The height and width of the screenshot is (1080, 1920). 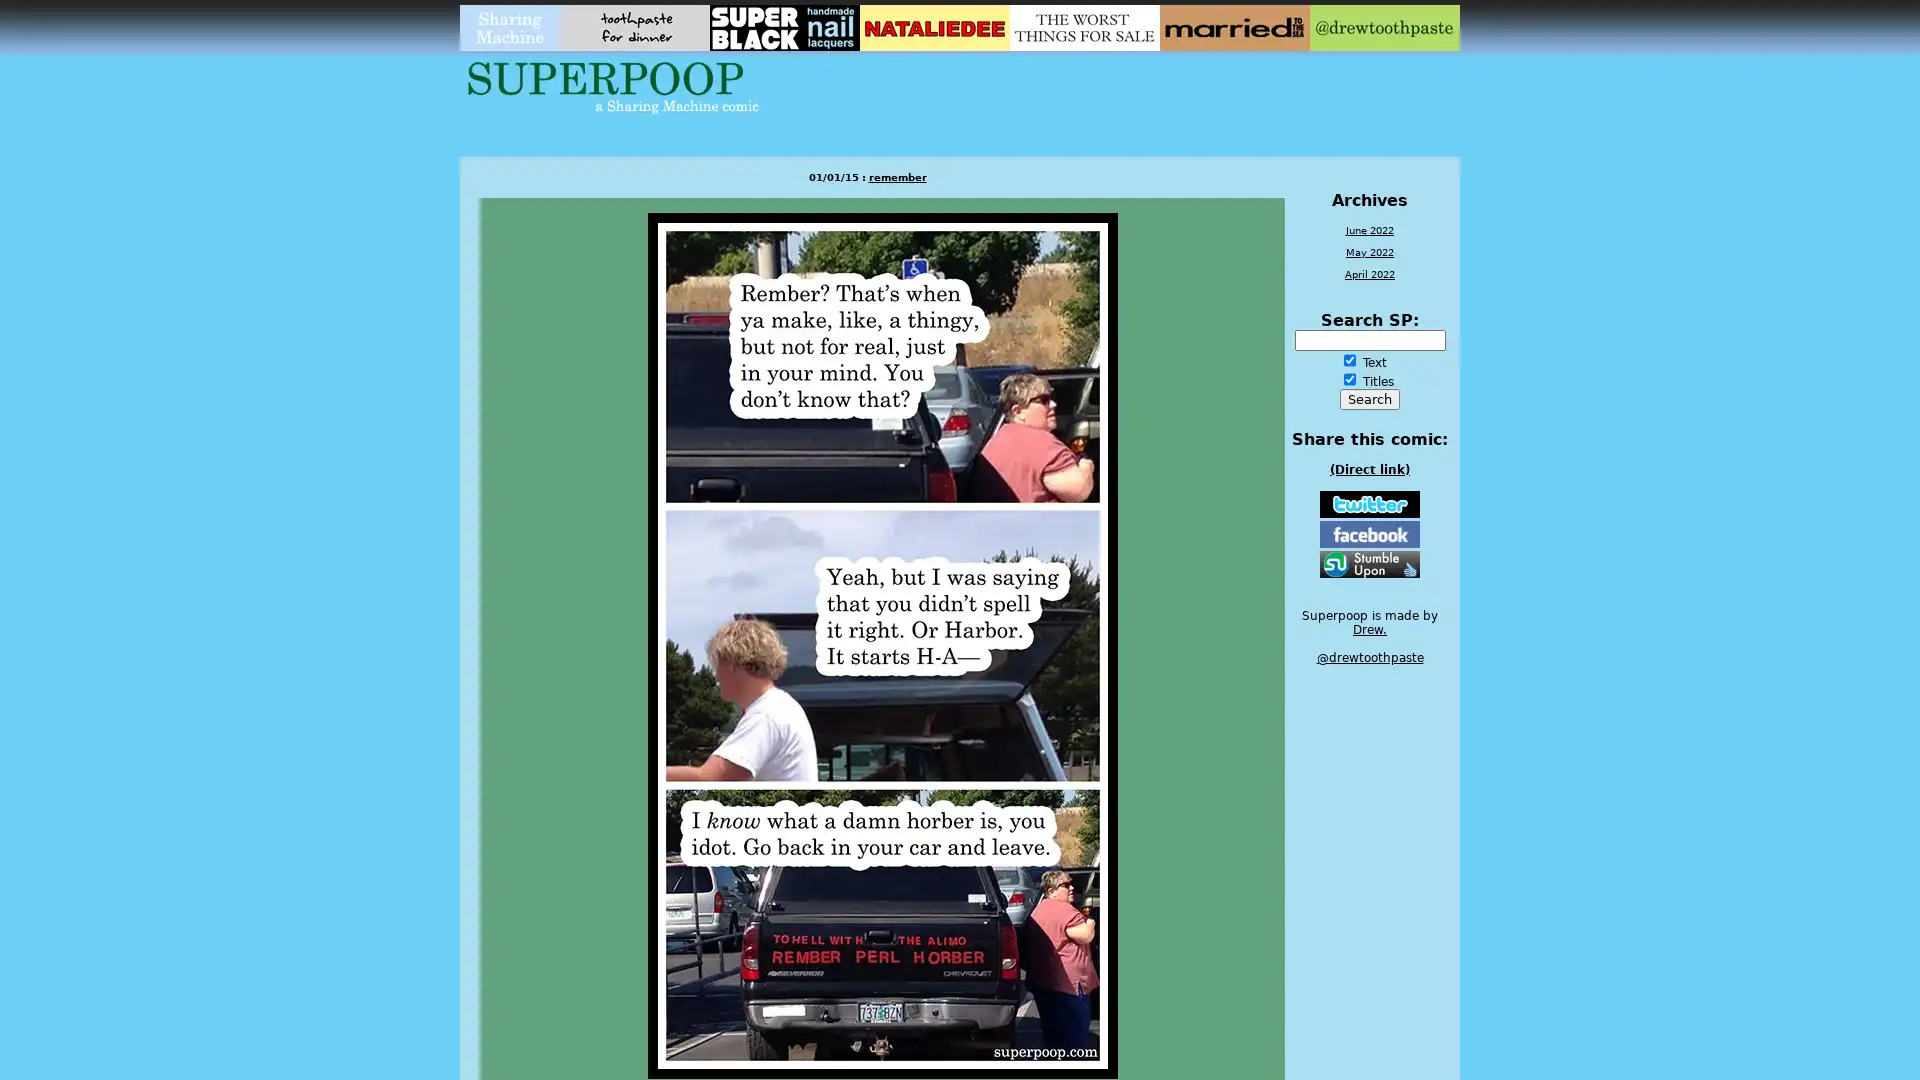 What do you see at coordinates (1368, 399) in the screenshot?
I see `Search` at bounding box center [1368, 399].